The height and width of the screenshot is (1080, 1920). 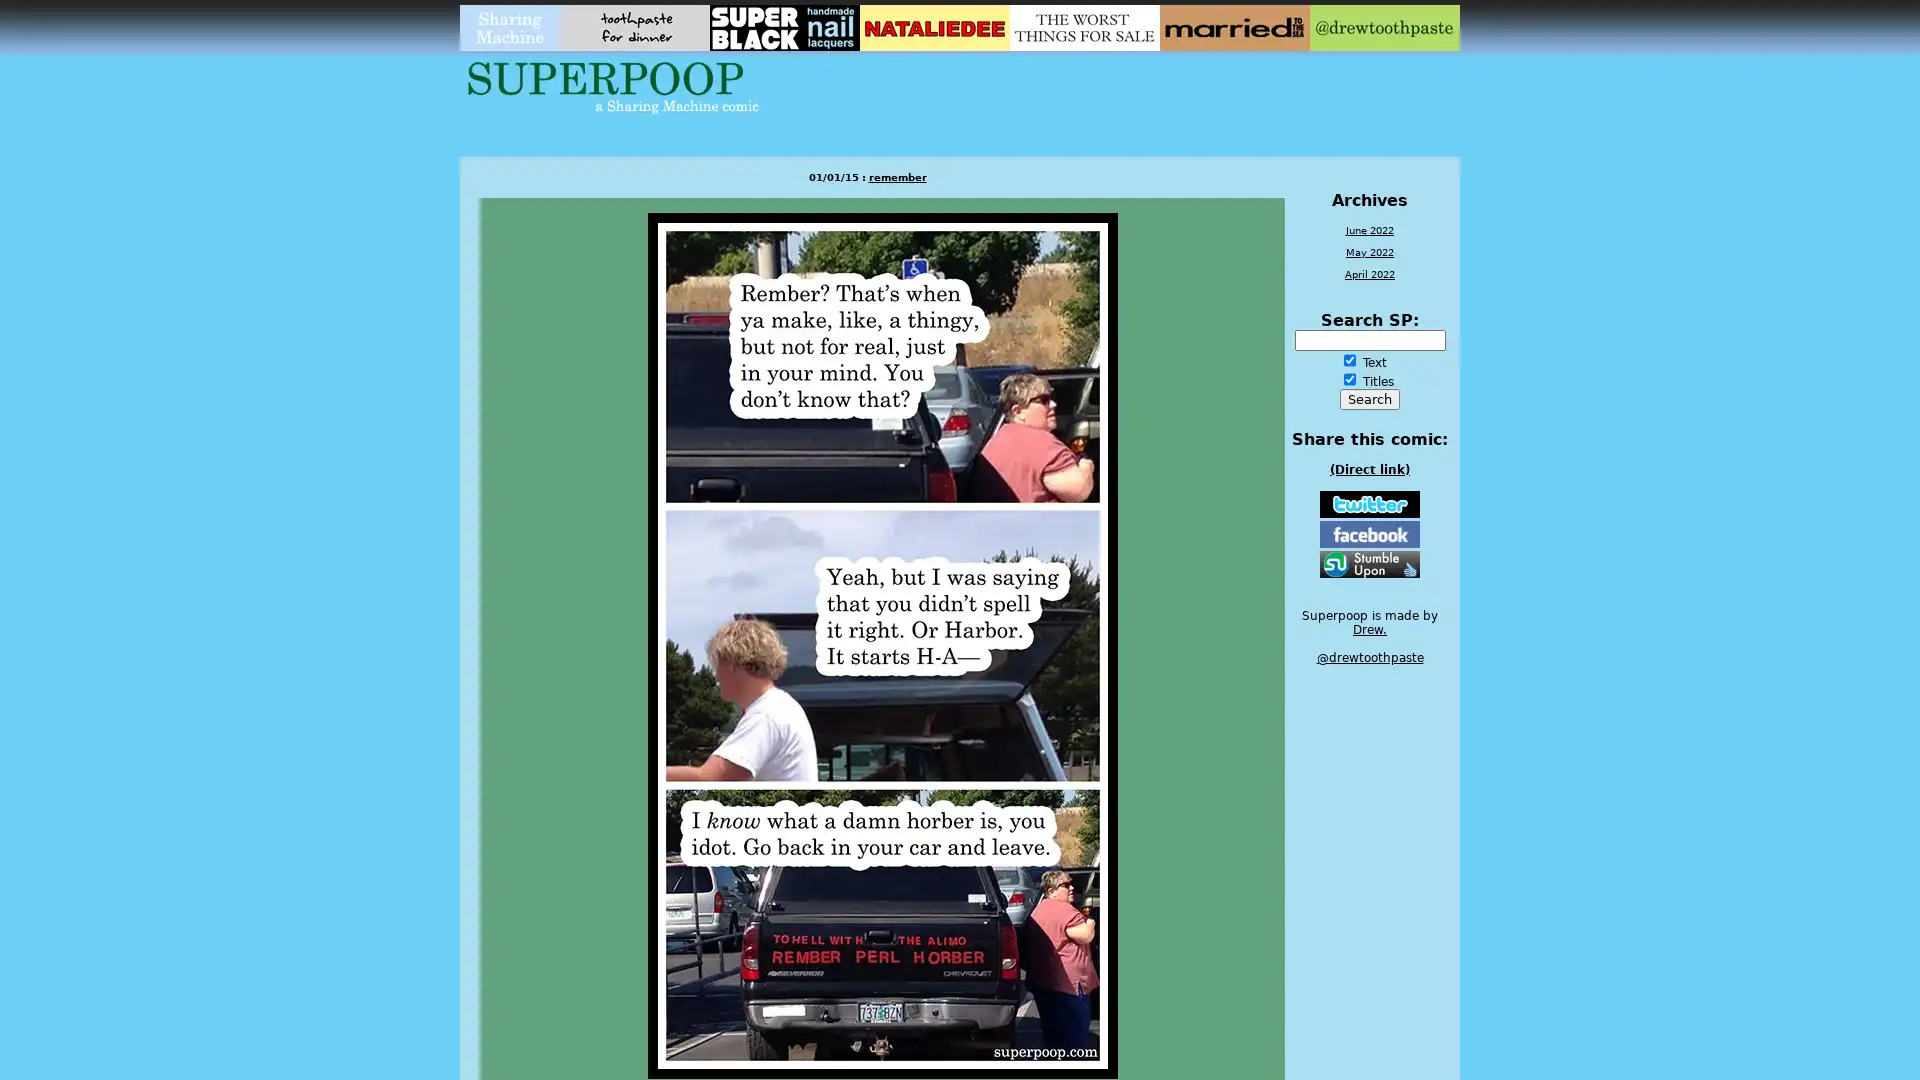 What do you see at coordinates (1368, 399) in the screenshot?
I see `Search` at bounding box center [1368, 399].